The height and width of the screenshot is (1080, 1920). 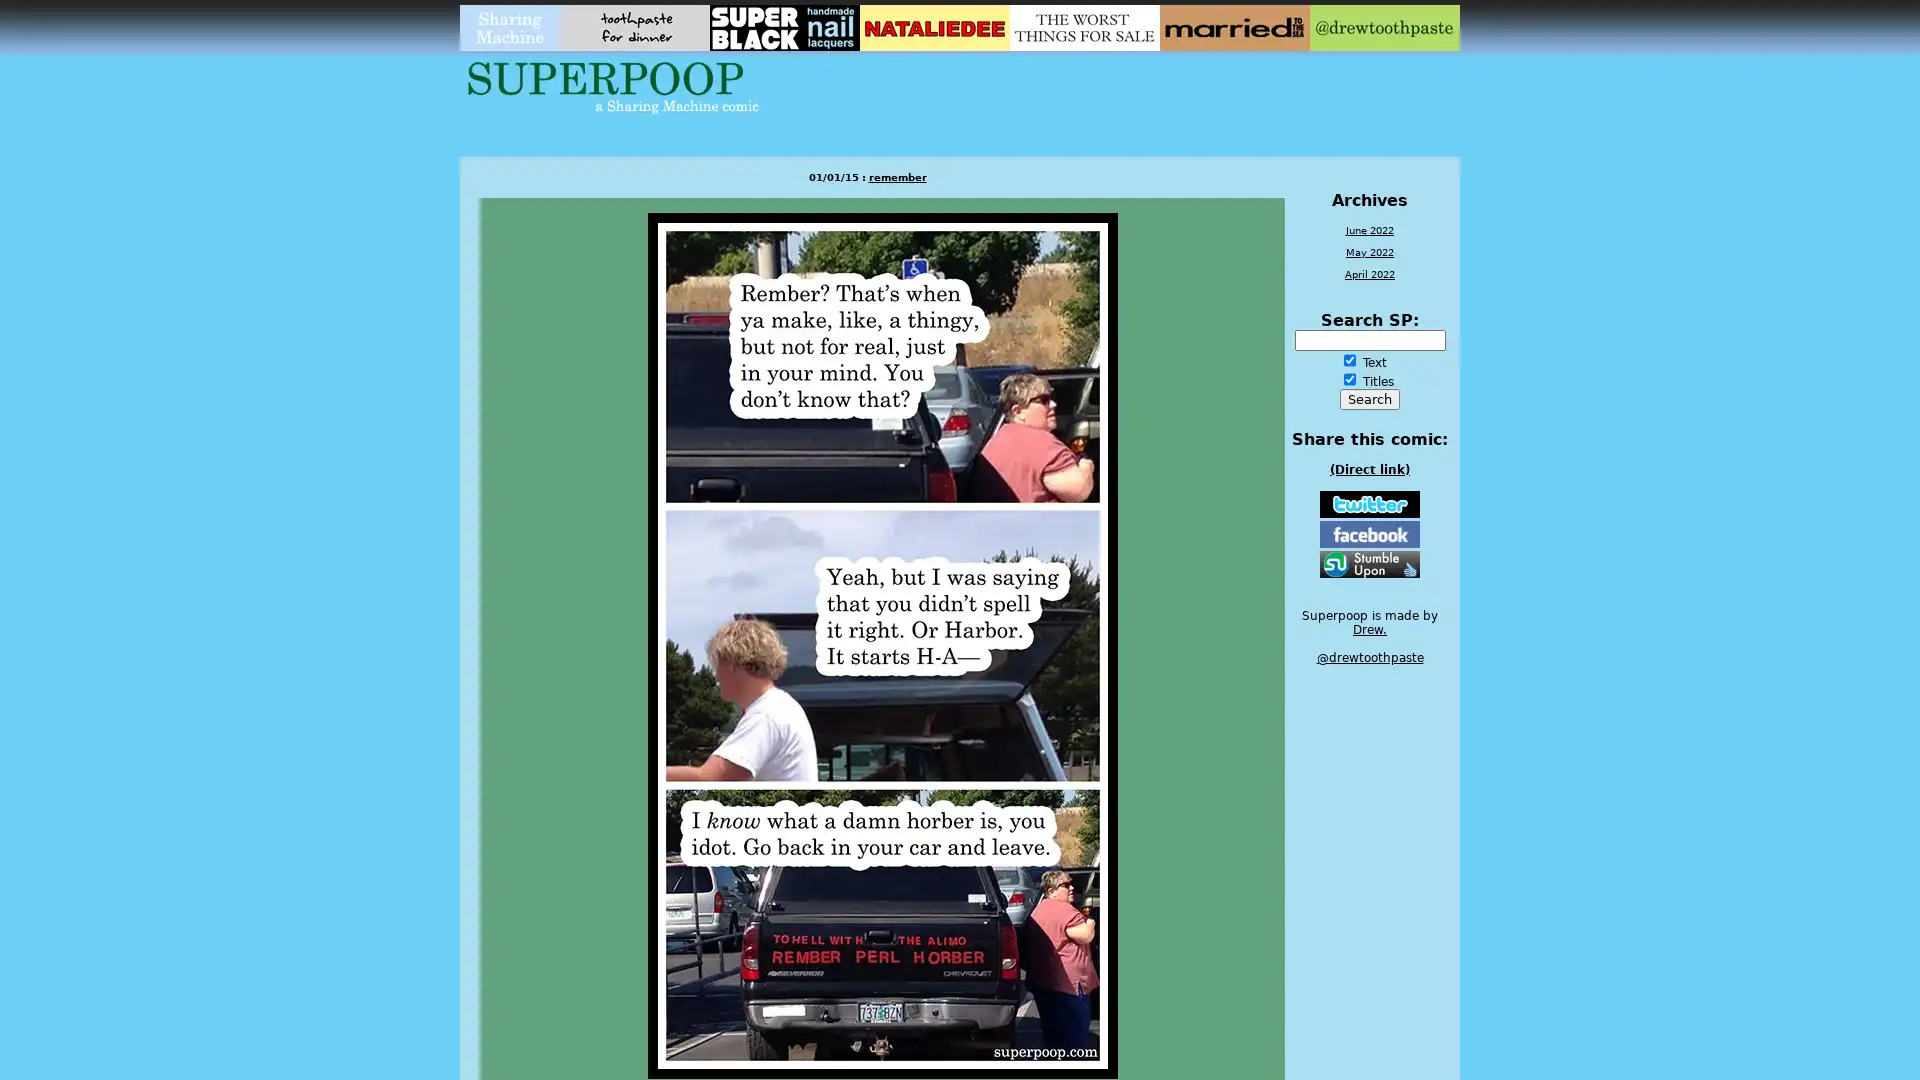 What do you see at coordinates (1368, 399) in the screenshot?
I see `Search` at bounding box center [1368, 399].